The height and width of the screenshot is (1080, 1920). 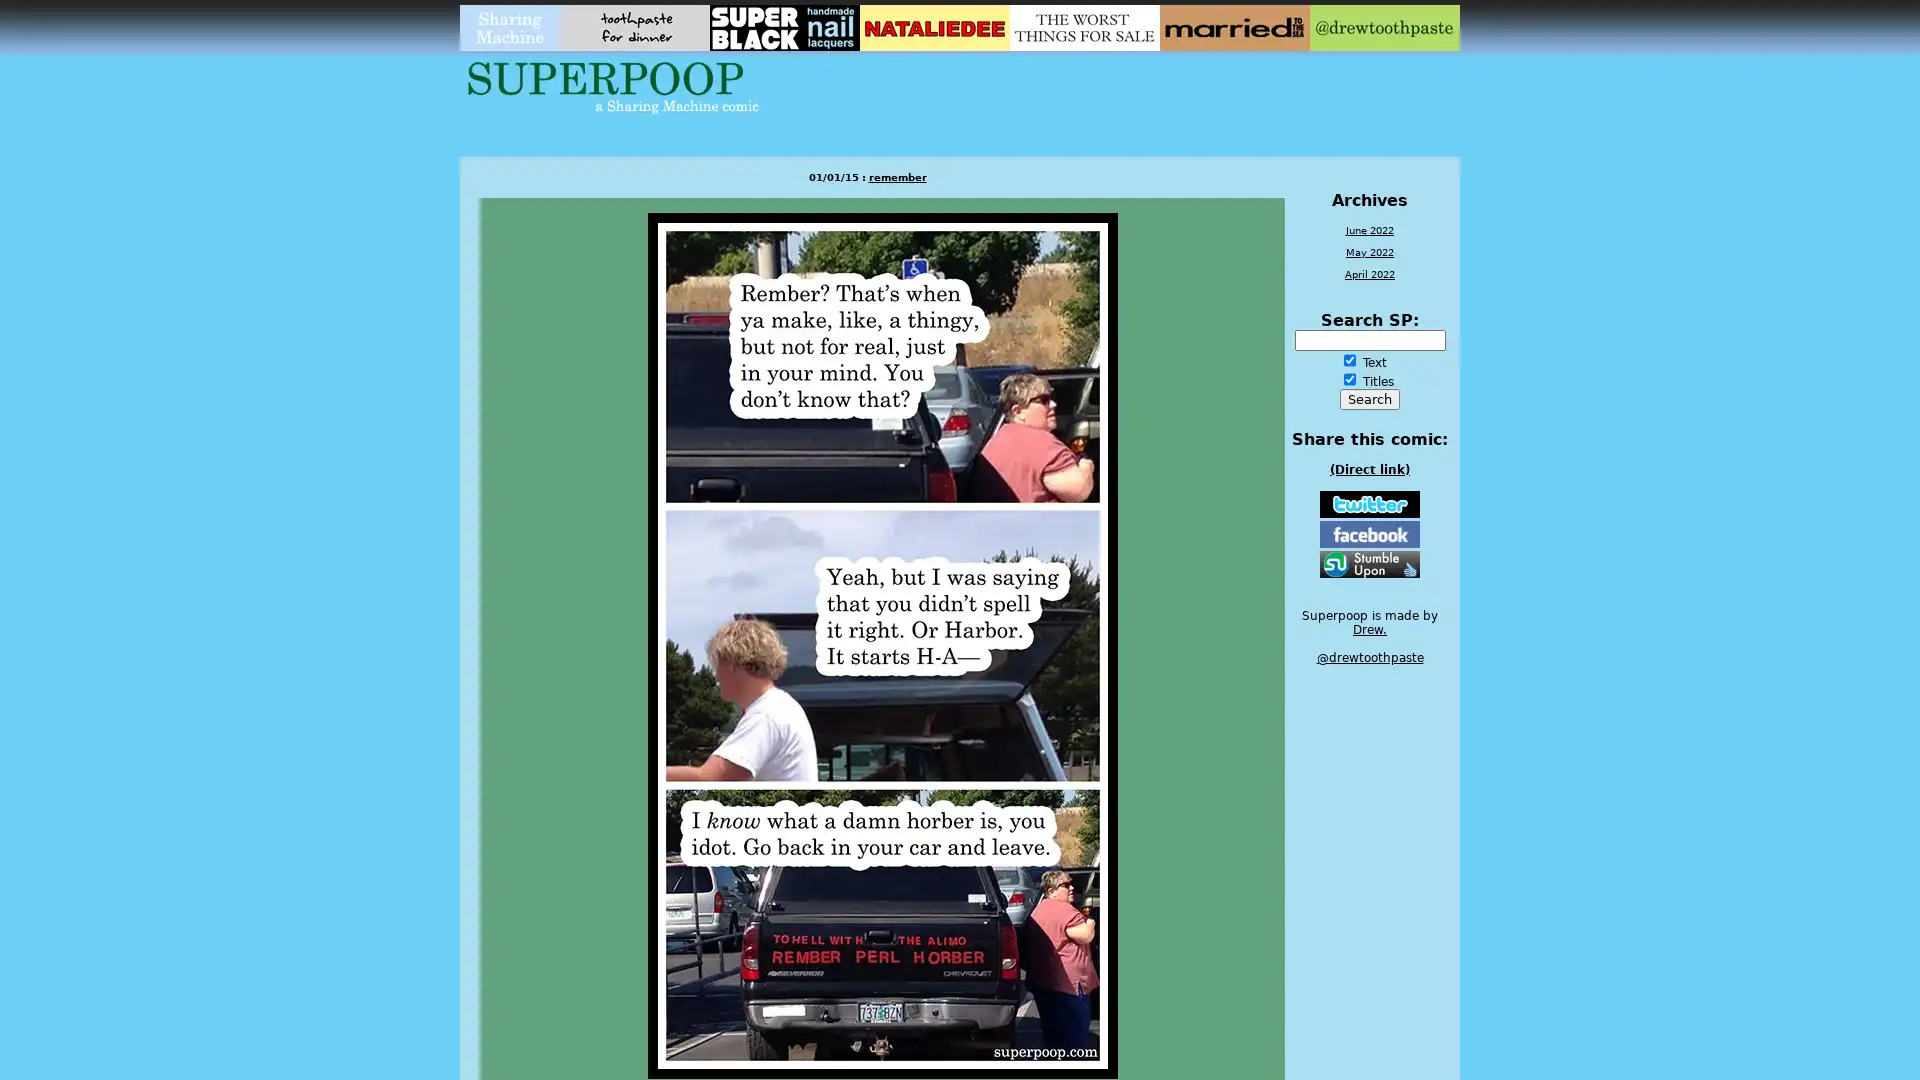 What do you see at coordinates (1368, 399) in the screenshot?
I see `Search` at bounding box center [1368, 399].